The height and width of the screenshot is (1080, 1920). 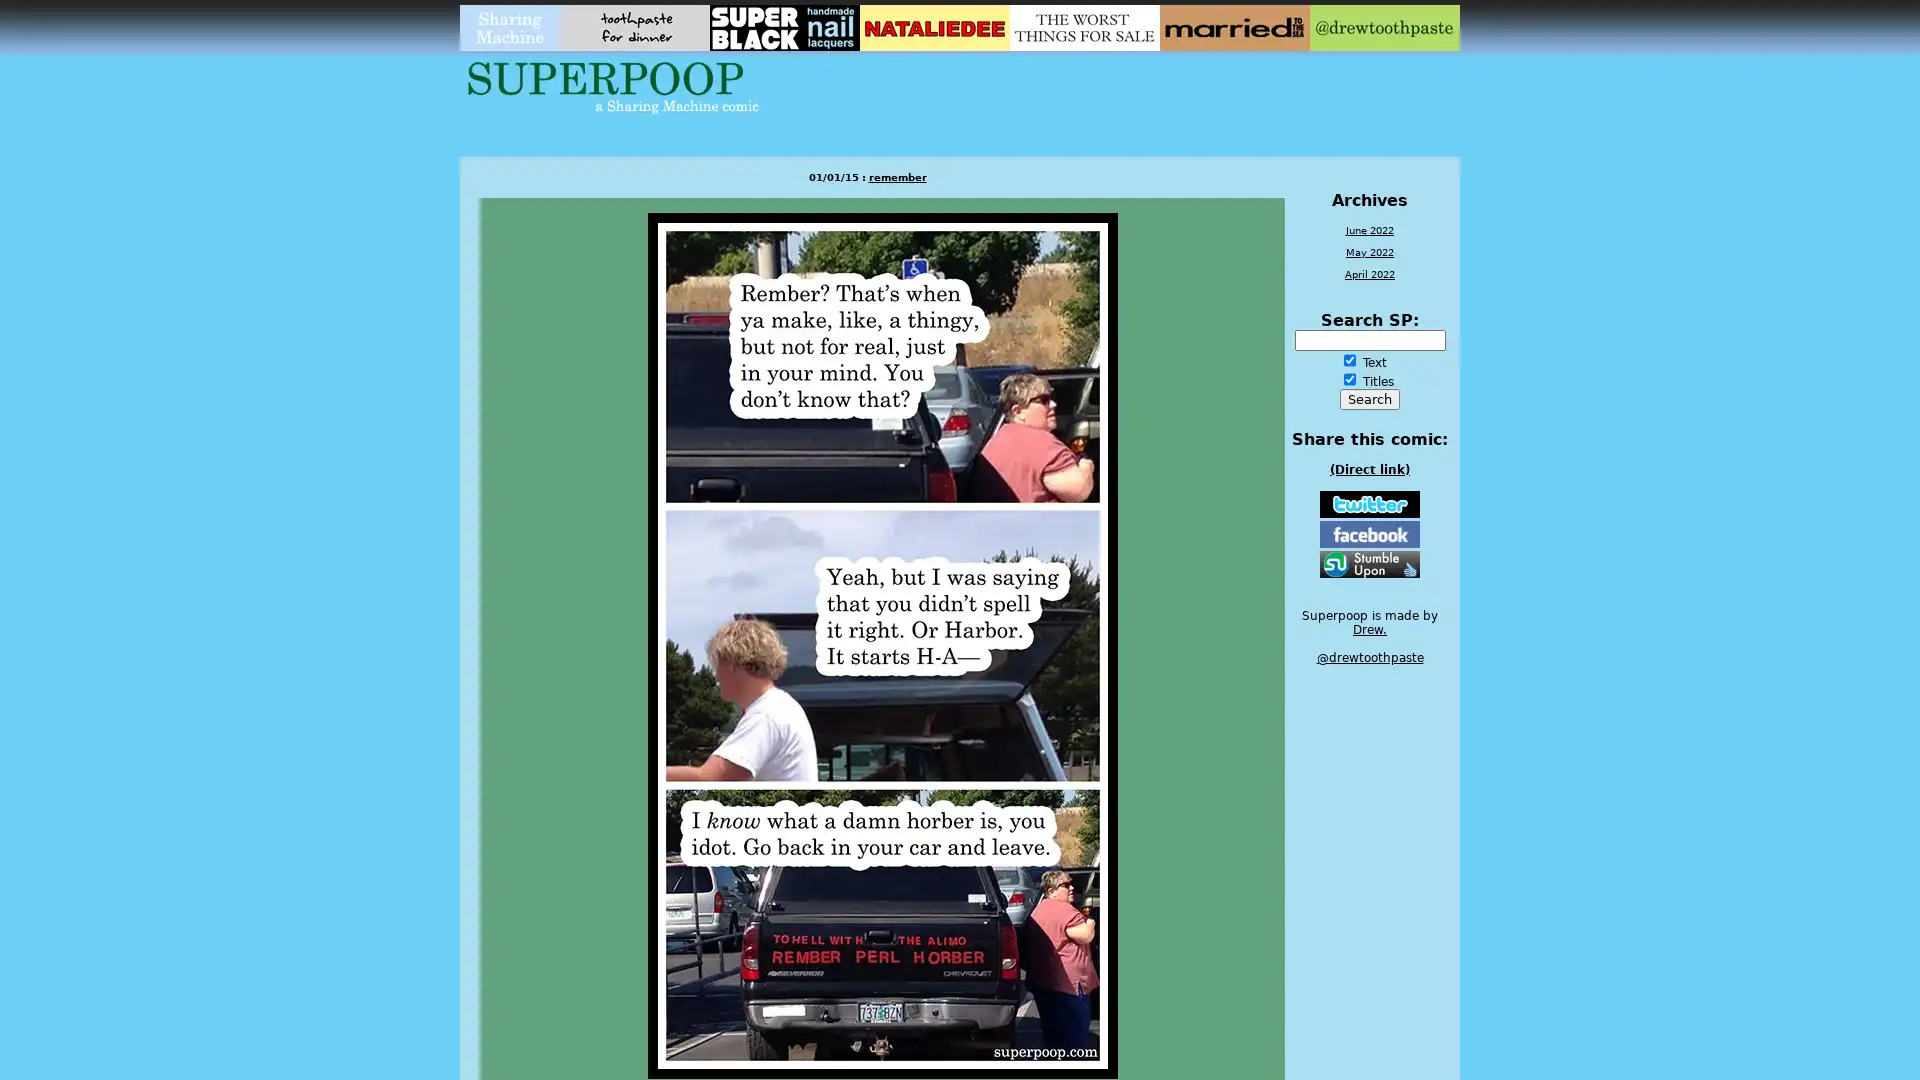 What do you see at coordinates (1368, 399) in the screenshot?
I see `Search` at bounding box center [1368, 399].